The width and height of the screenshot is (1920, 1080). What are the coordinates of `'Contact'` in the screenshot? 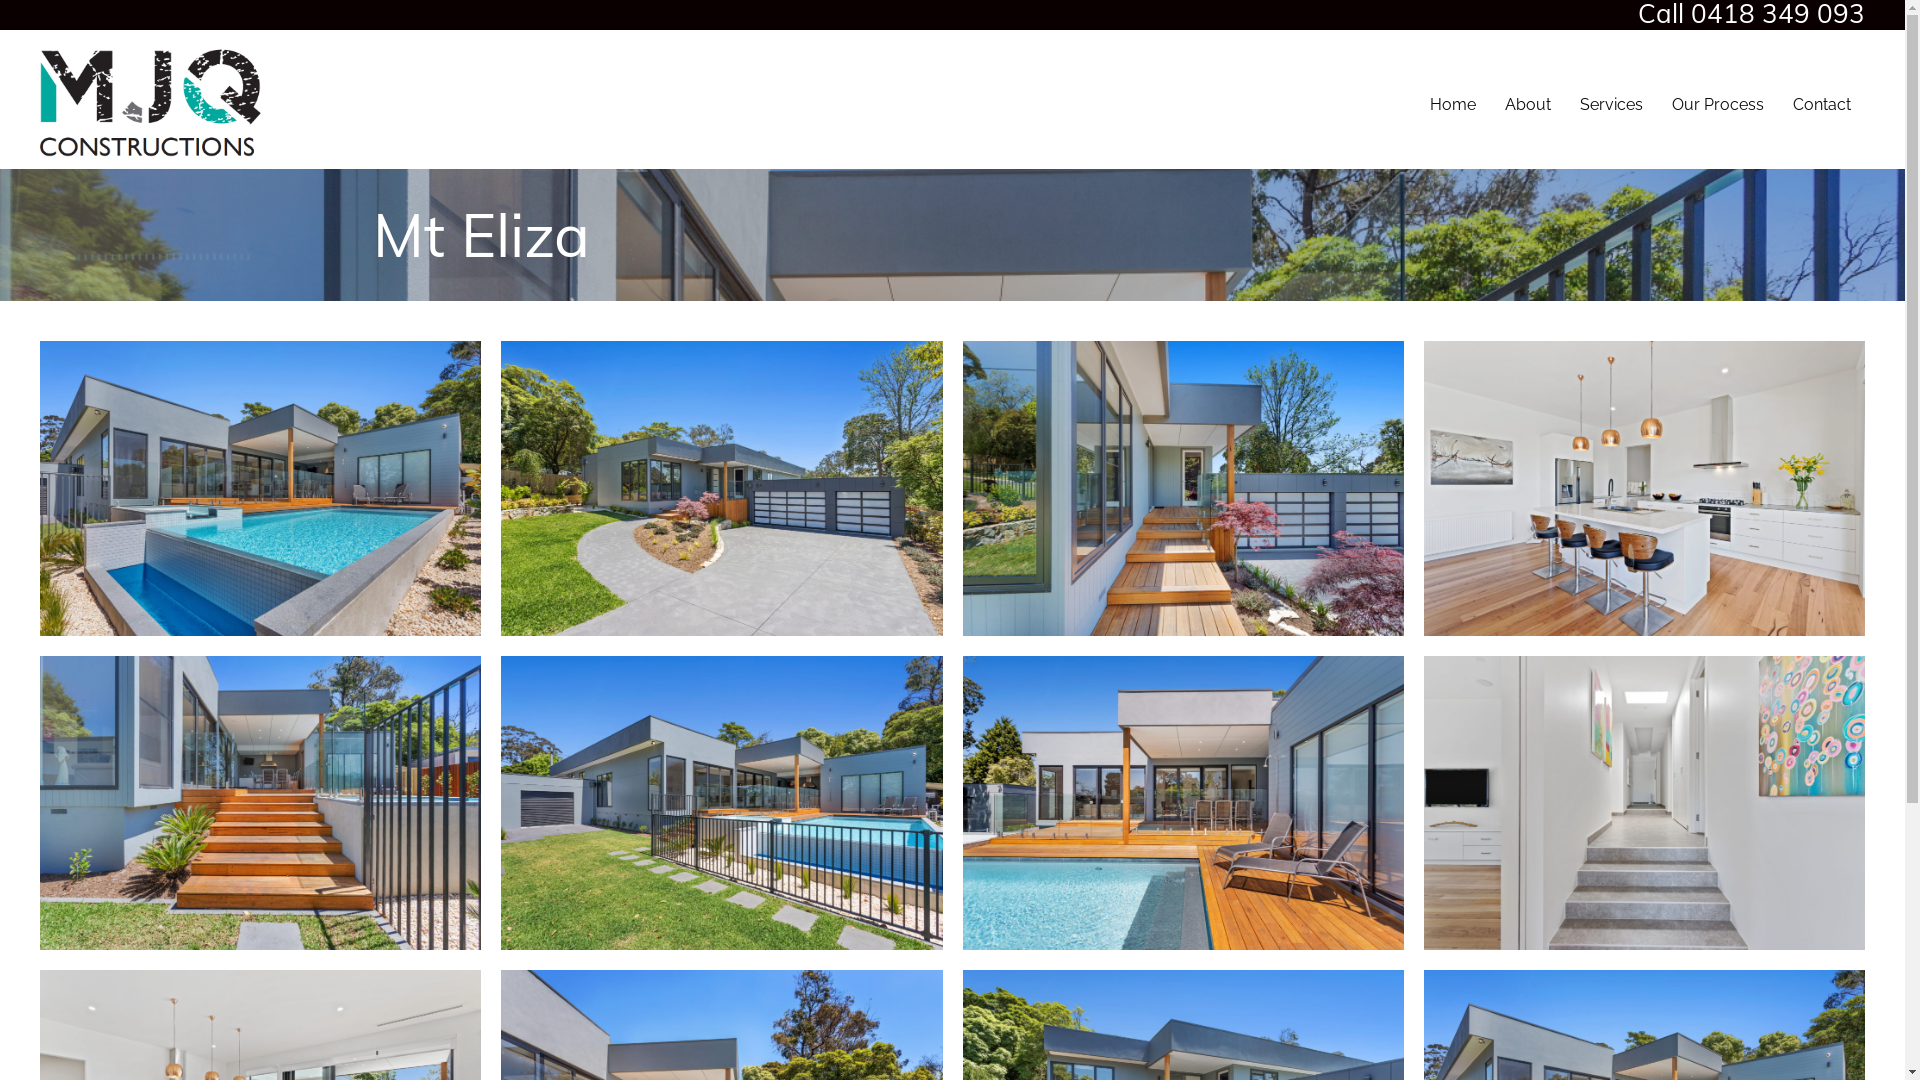 It's located at (1779, 104).